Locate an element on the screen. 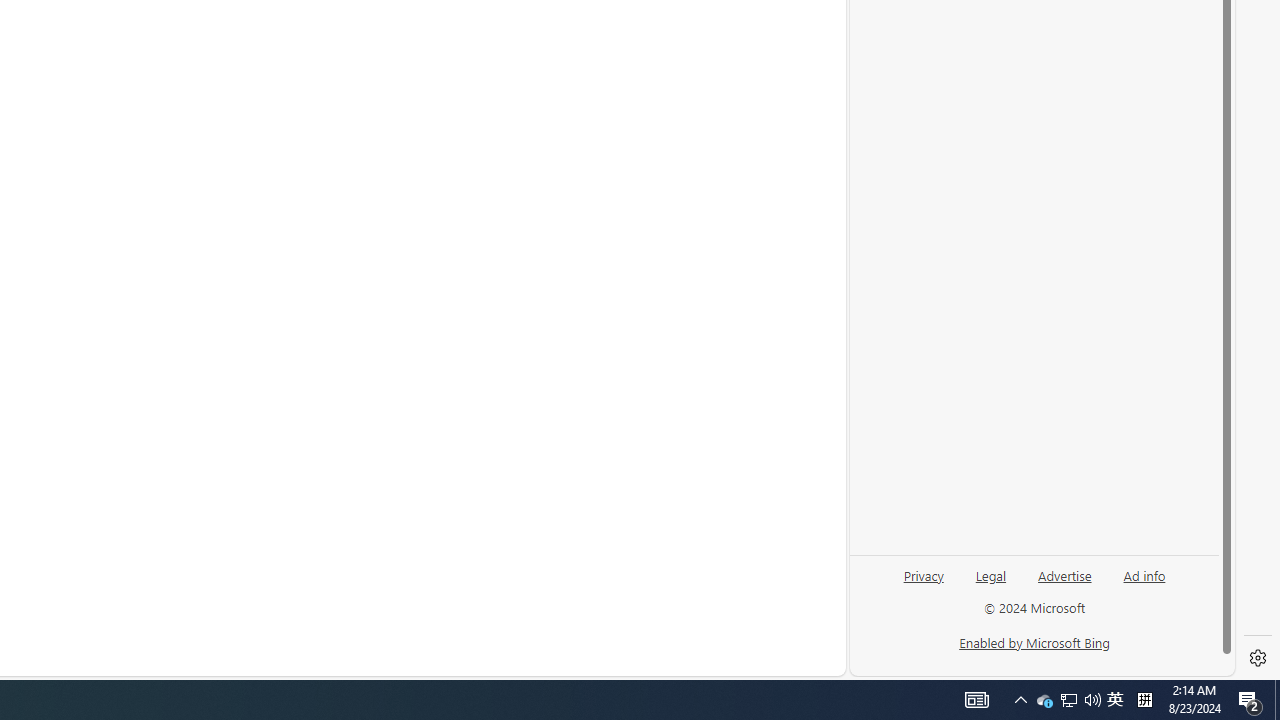 Image resolution: width=1280 pixels, height=720 pixels. 'Legal' is located at coordinates (990, 583).